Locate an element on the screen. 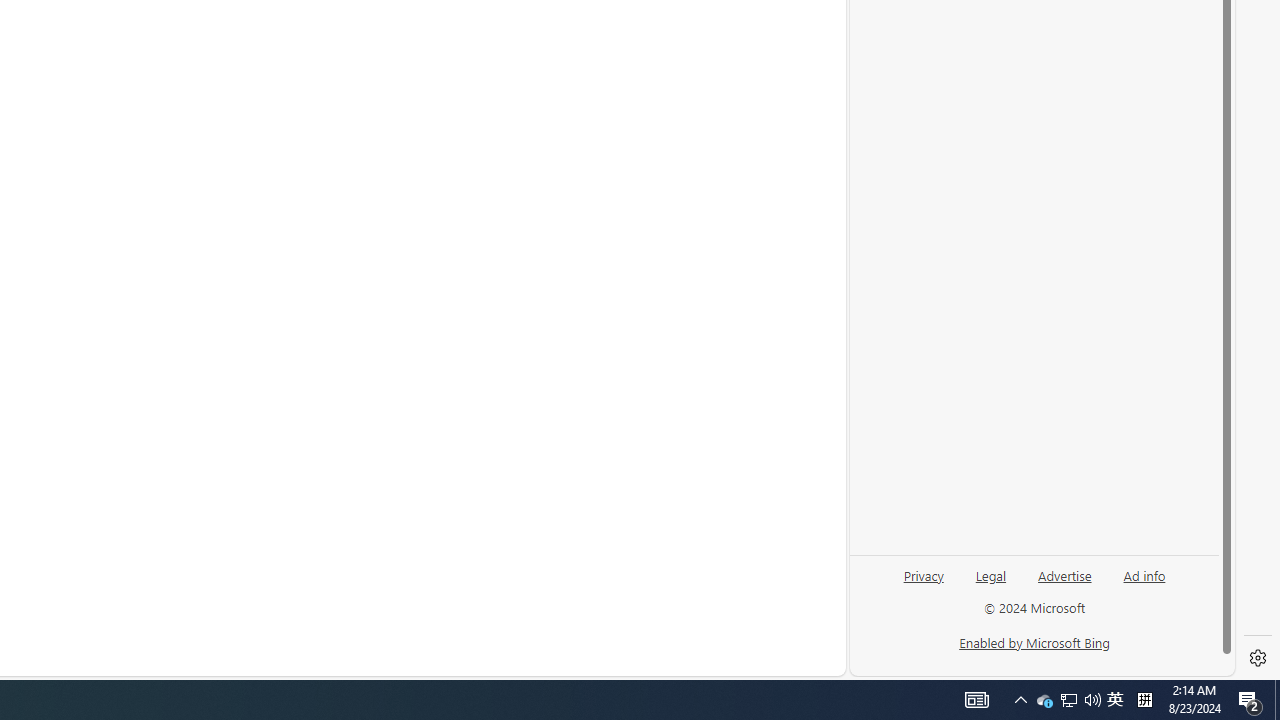 Image resolution: width=1280 pixels, height=720 pixels. 'Legal' is located at coordinates (990, 583).